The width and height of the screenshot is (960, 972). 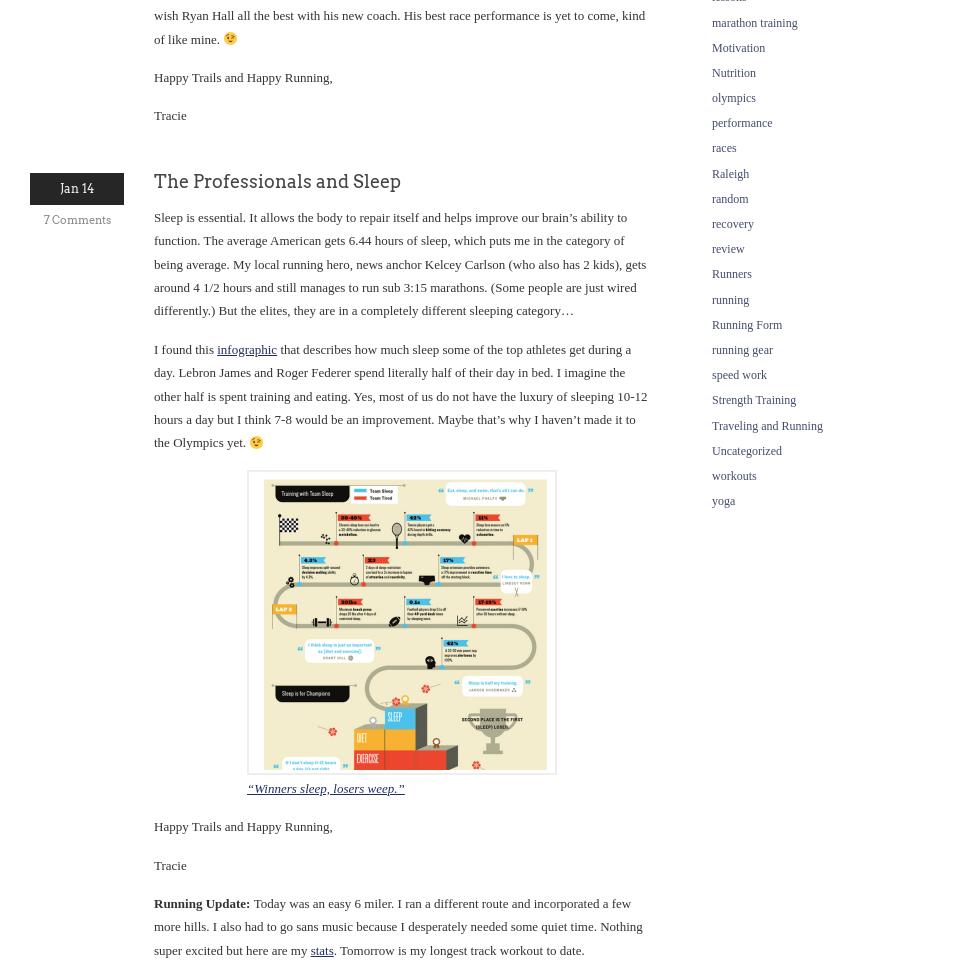 I want to click on 'Sleep is essential. It allows the body to repair itself and helps improve our brain’s ability to function. The average American gets 6.44 hours of sleep, which puts me in the category of being average. My local running hero, news anchor Kelcey Carlson (who also has 2 kids), gets around 4 1/2 hours and still manages to run sub 3:15 marathons. (Some people are just wired differently.) But the elites, they are in a completely different sleeping category…', so click(x=399, y=263).